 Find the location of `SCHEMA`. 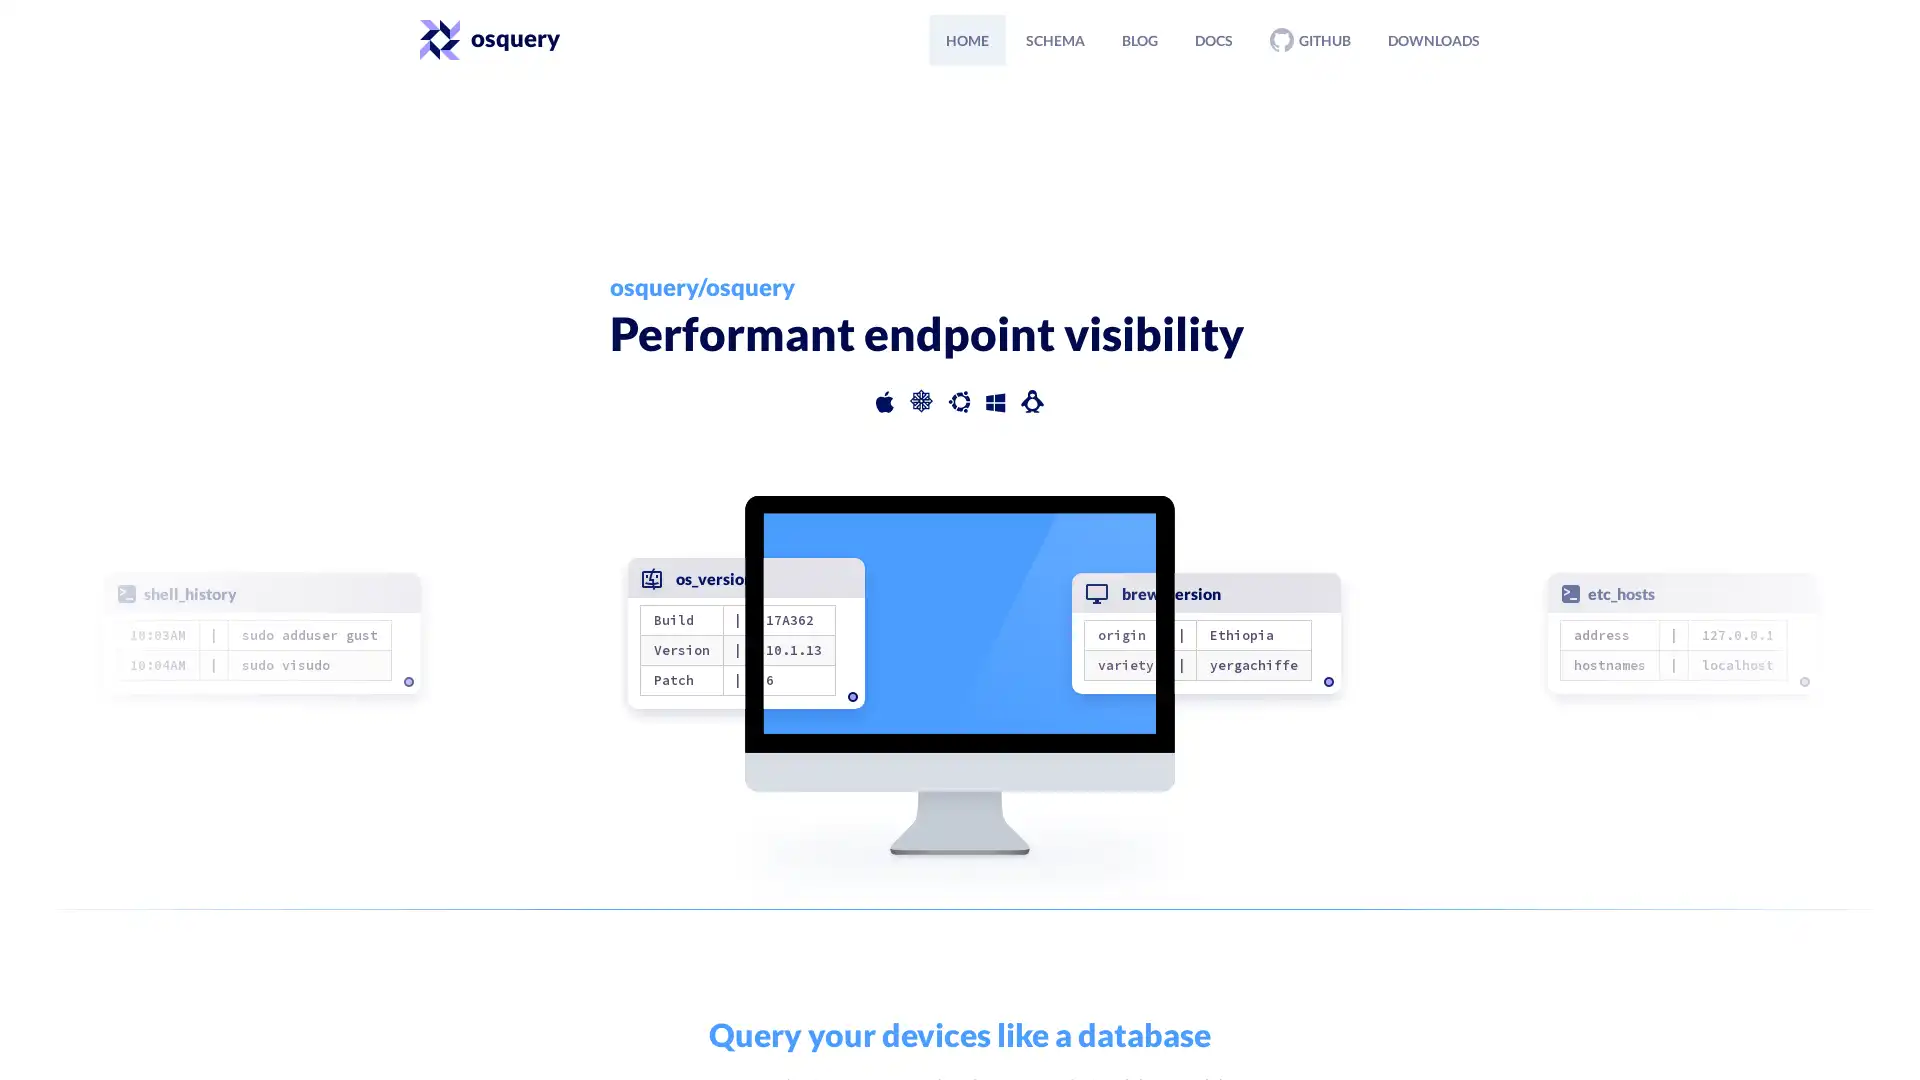

SCHEMA is located at coordinates (1054, 39).